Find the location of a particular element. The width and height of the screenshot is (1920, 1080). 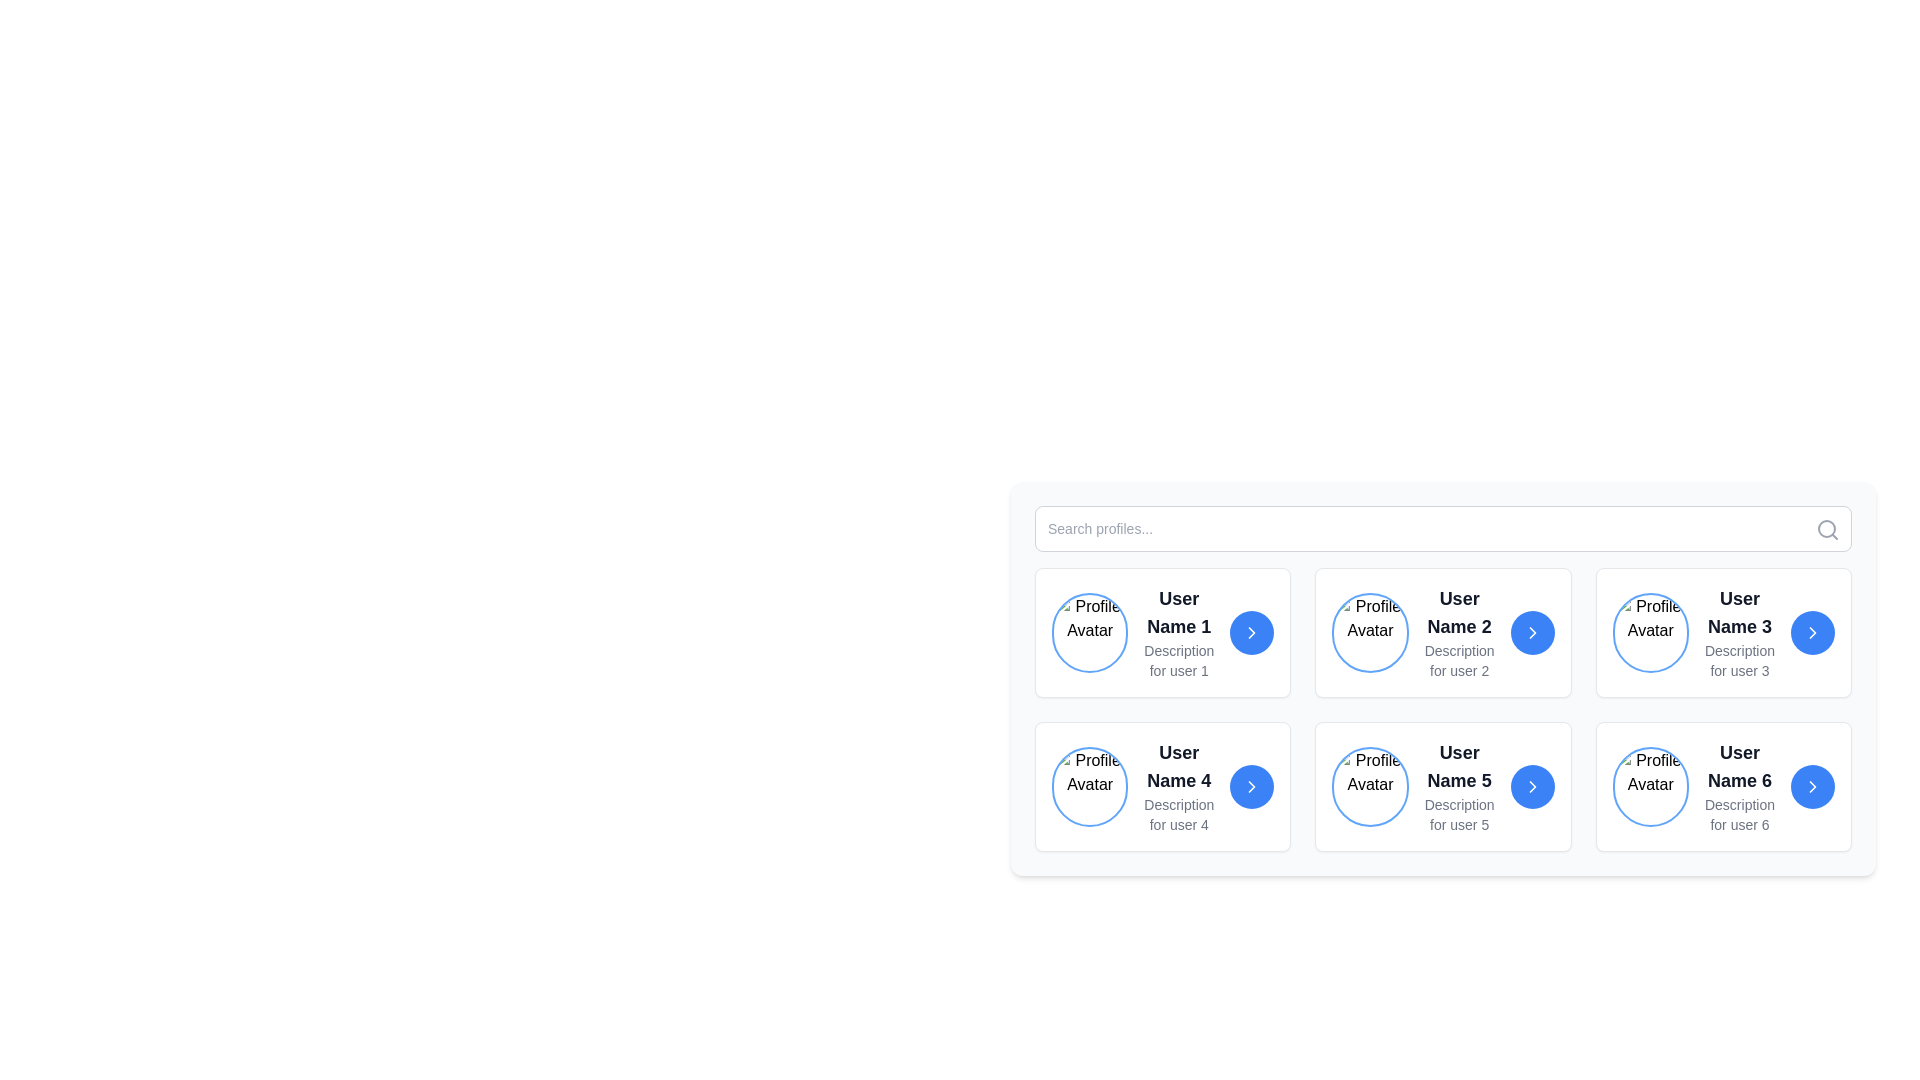

descriptive text located in the lower portion of the profile card for 'User Name 5', which is positioned directly below the larger text 'User Name 5' is located at coordinates (1459, 814).